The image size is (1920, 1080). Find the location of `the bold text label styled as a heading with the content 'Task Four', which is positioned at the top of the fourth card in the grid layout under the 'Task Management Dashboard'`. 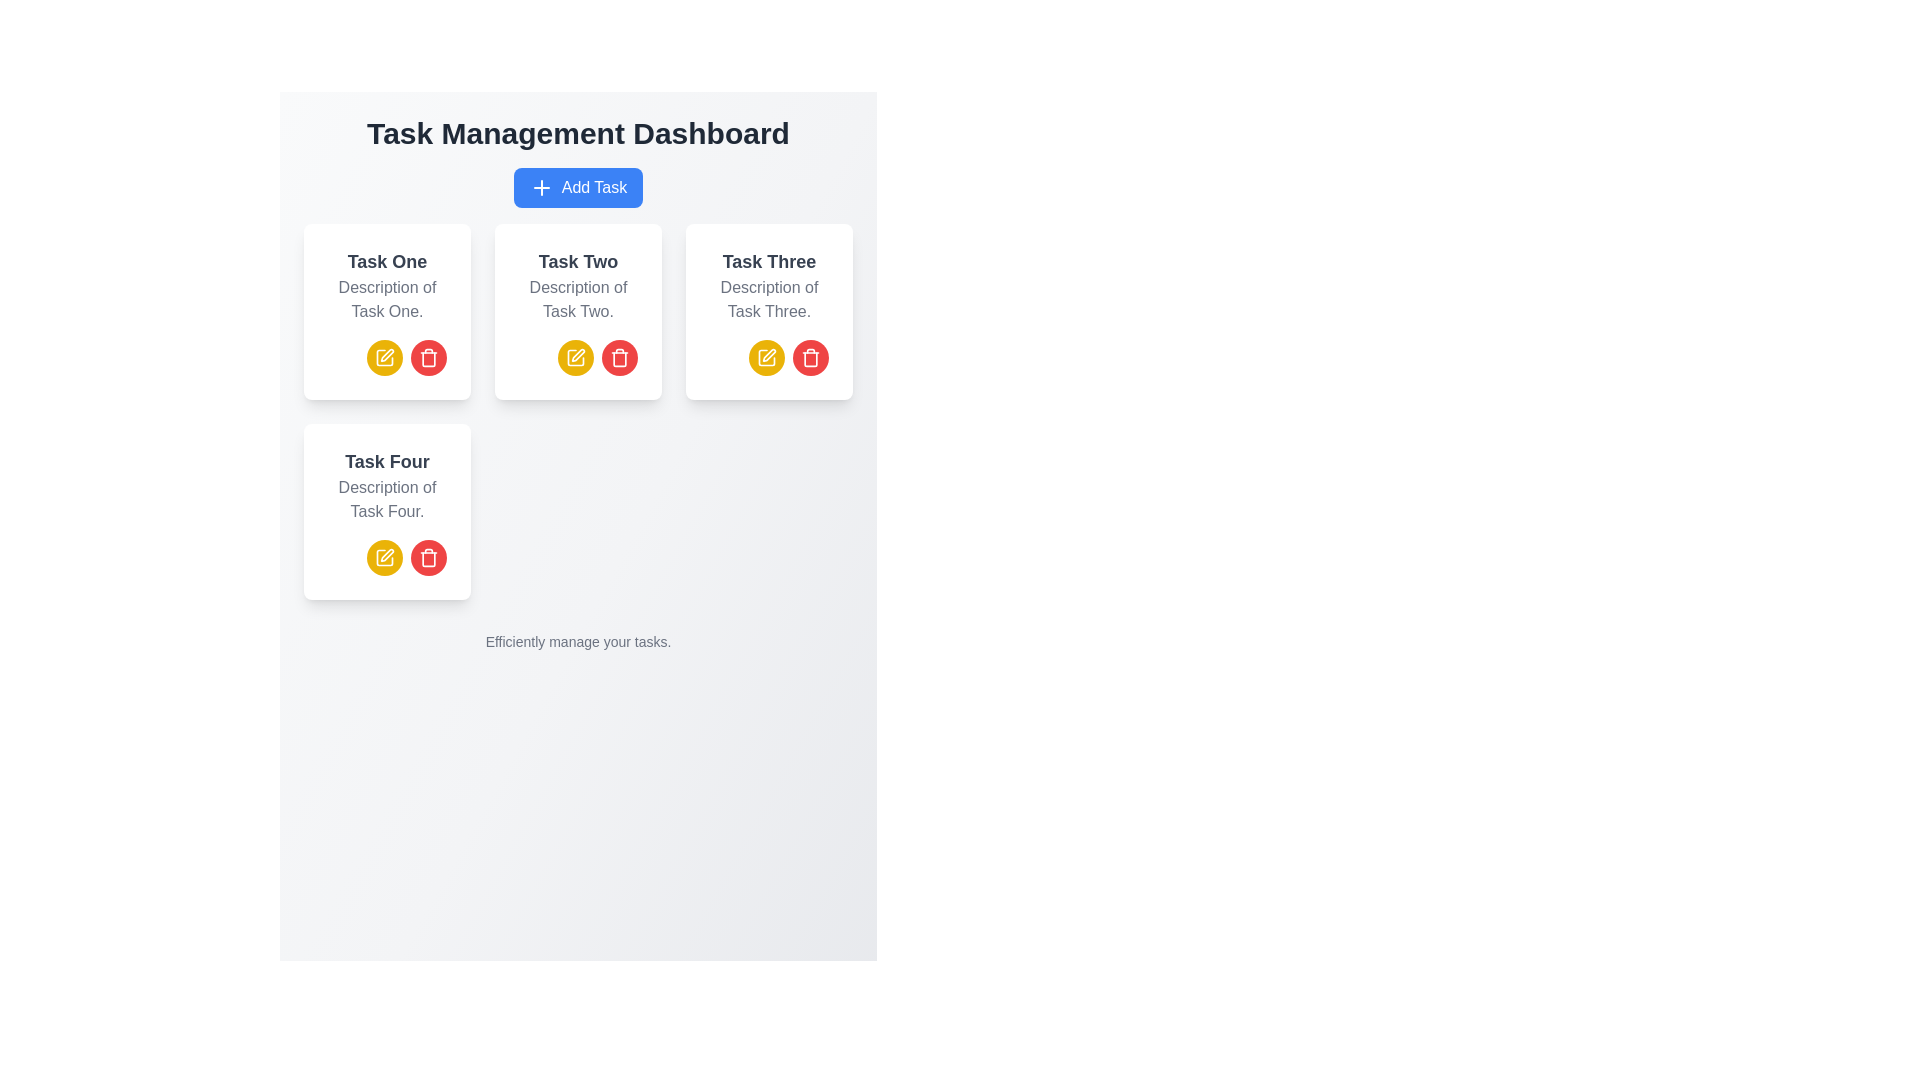

the bold text label styled as a heading with the content 'Task Four', which is positioned at the top of the fourth card in the grid layout under the 'Task Management Dashboard' is located at coordinates (387, 462).